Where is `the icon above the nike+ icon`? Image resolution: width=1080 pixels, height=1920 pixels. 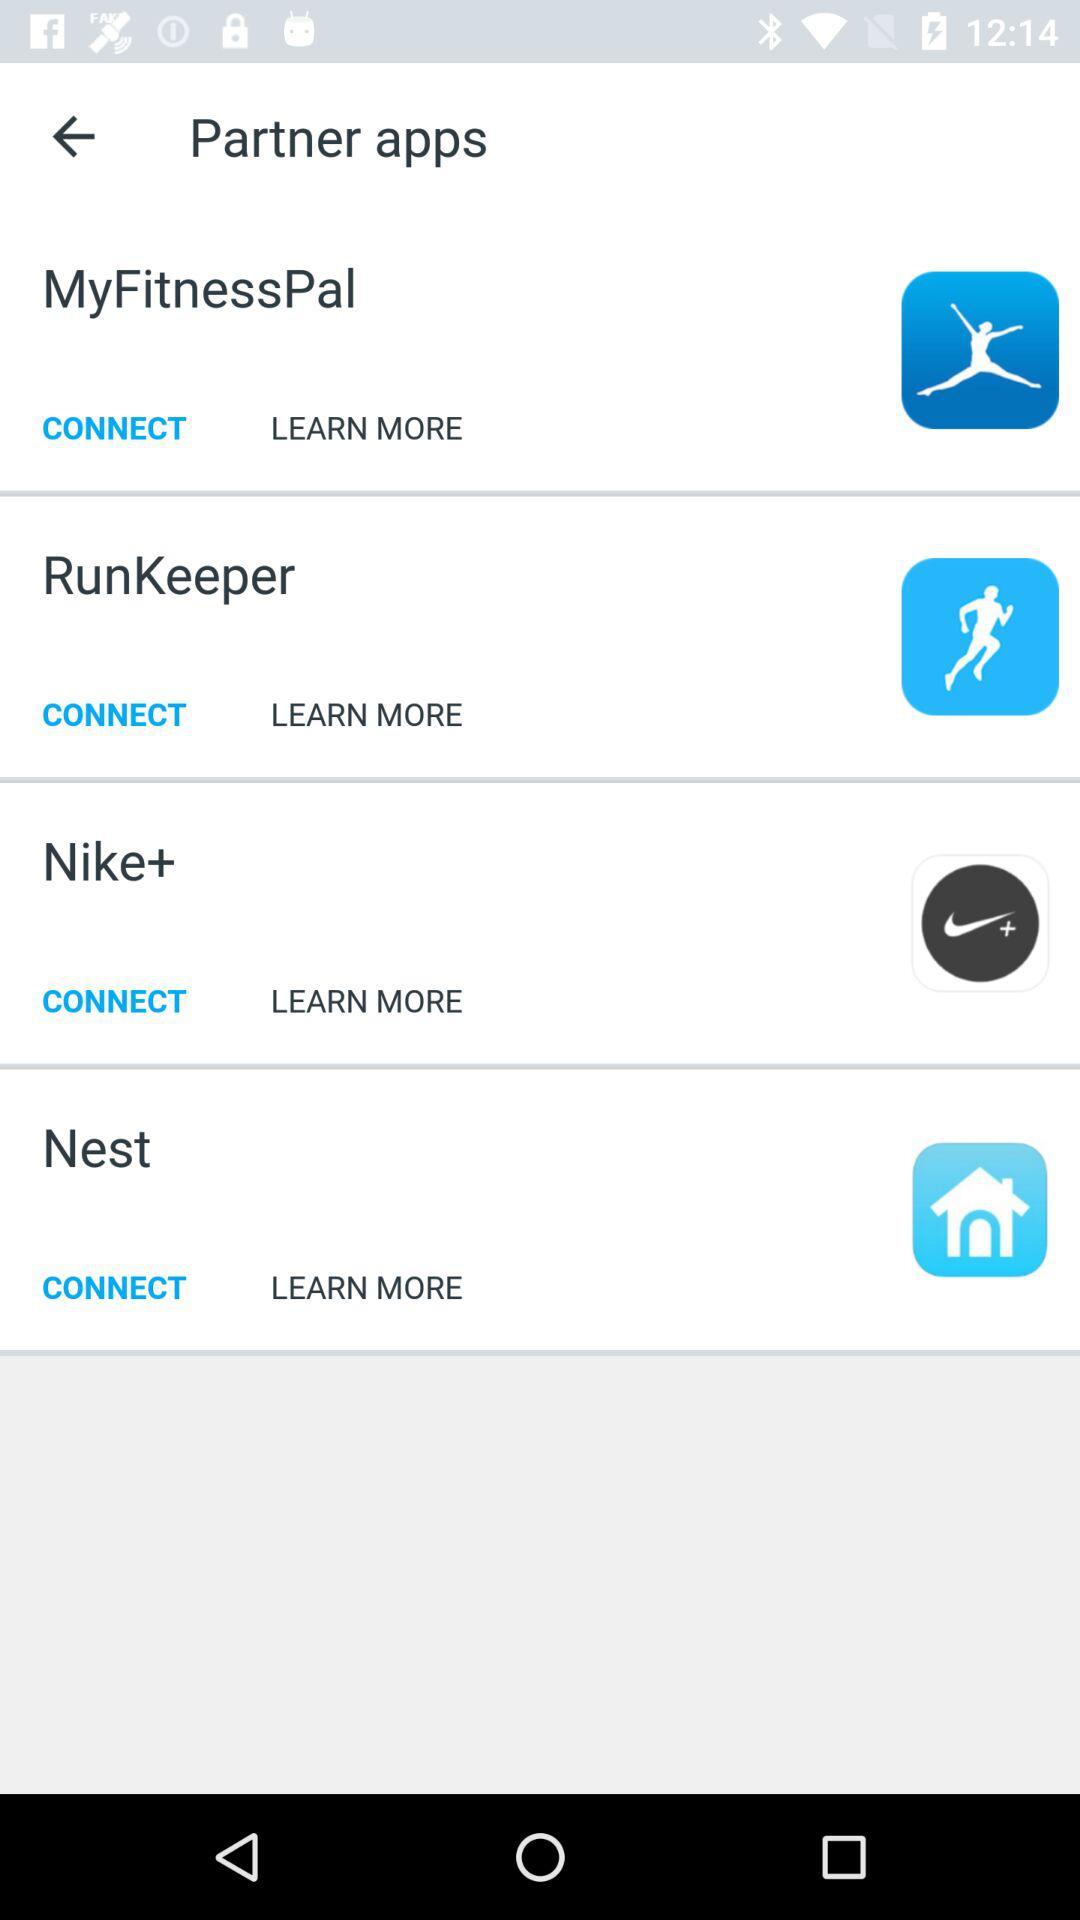
the icon above the nike+ icon is located at coordinates (540, 777).